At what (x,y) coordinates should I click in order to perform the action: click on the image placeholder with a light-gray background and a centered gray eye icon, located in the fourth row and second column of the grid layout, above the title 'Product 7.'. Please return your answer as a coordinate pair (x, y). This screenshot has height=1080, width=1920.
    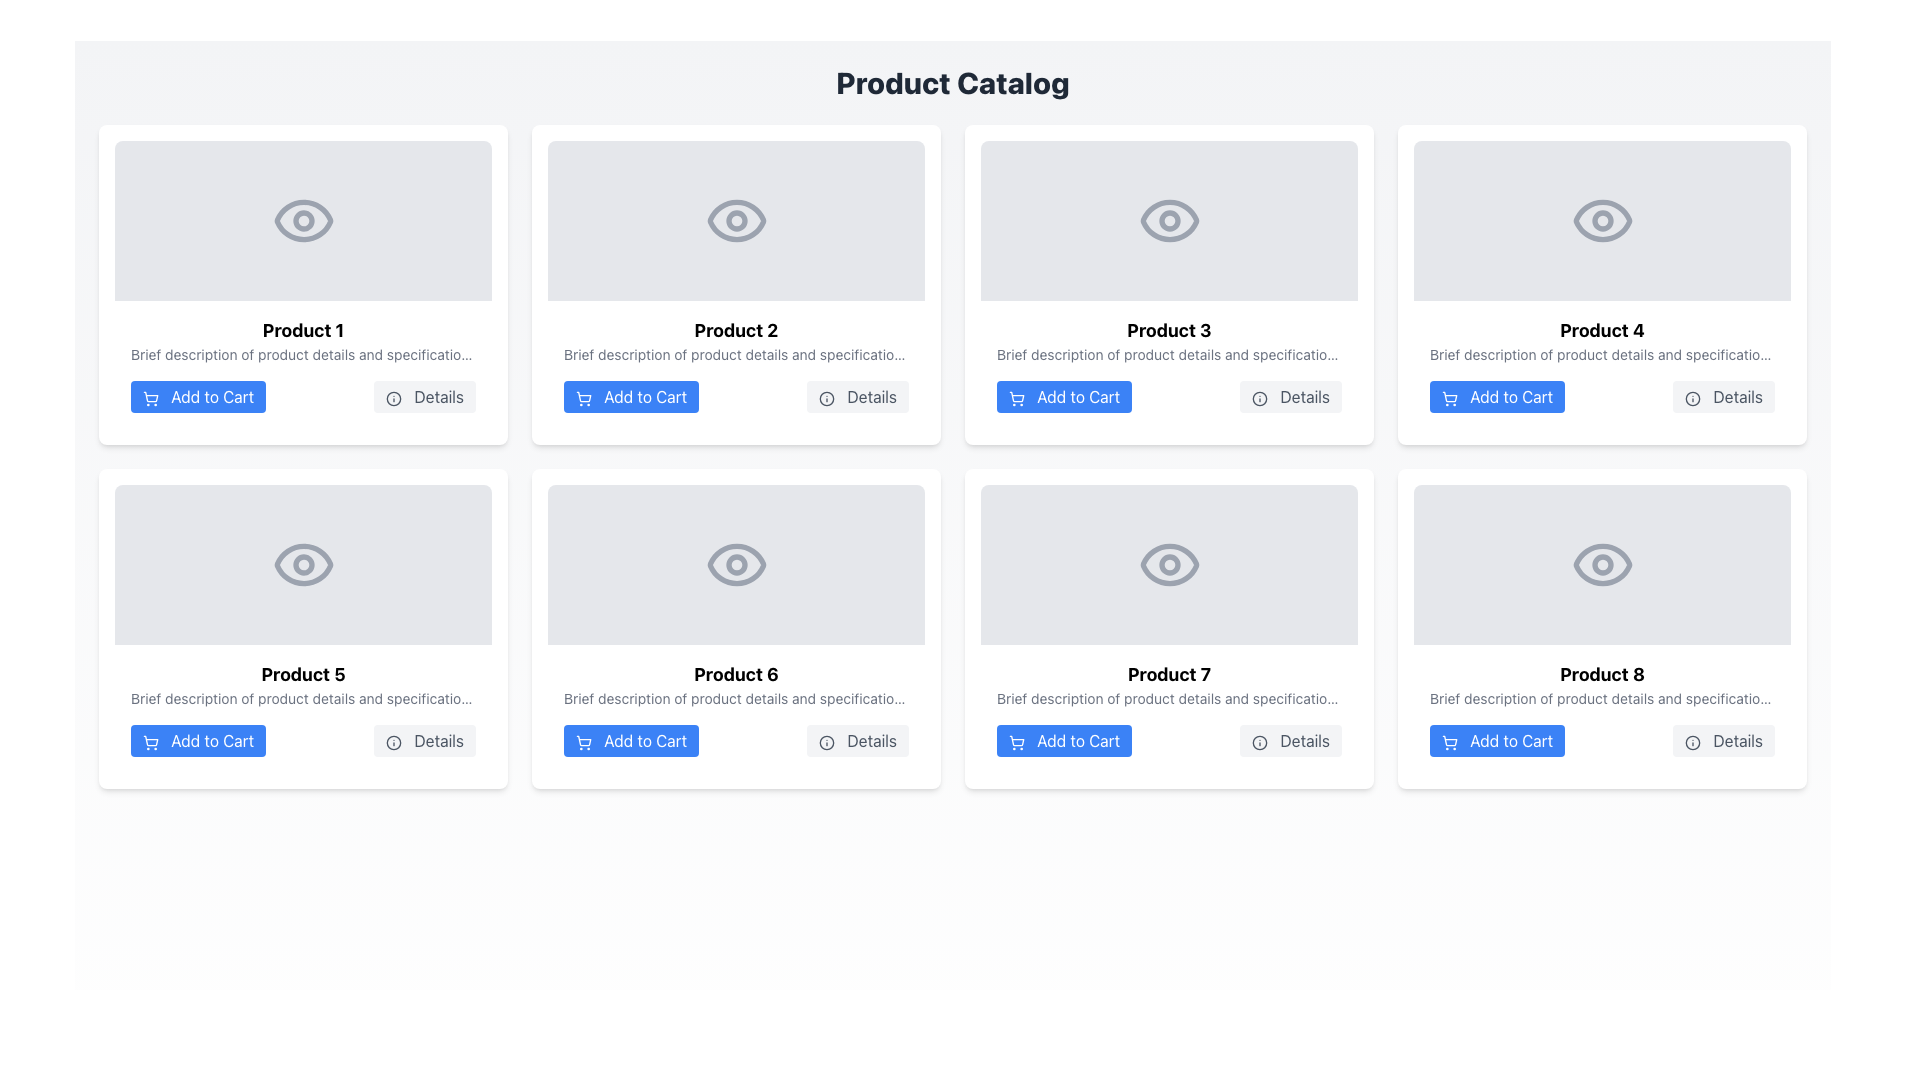
    Looking at the image, I should click on (1169, 564).